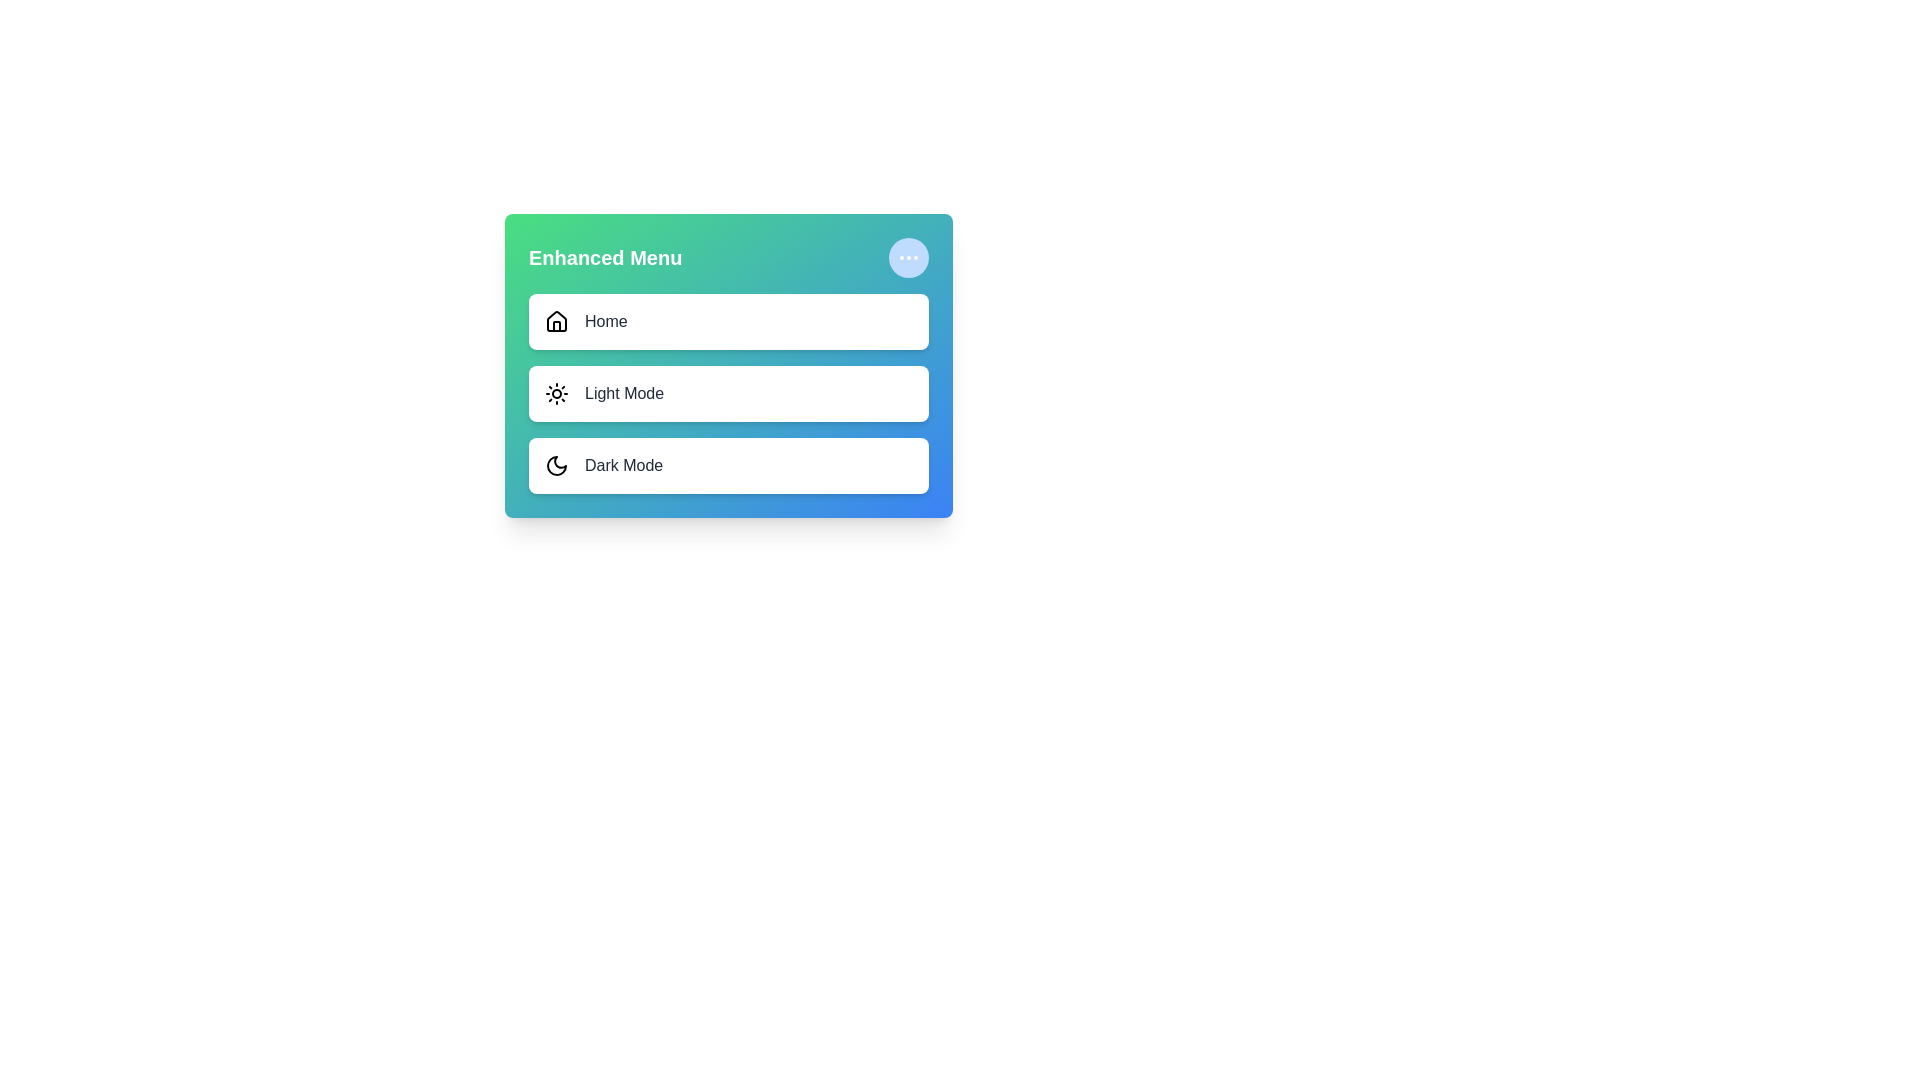 This screenshot has width=1920, height=1080. What do you see at coordinates (728, 320) in the screenshot?
I see `the menu item Home to observe its hover effect` at bounding box center [728, 320].